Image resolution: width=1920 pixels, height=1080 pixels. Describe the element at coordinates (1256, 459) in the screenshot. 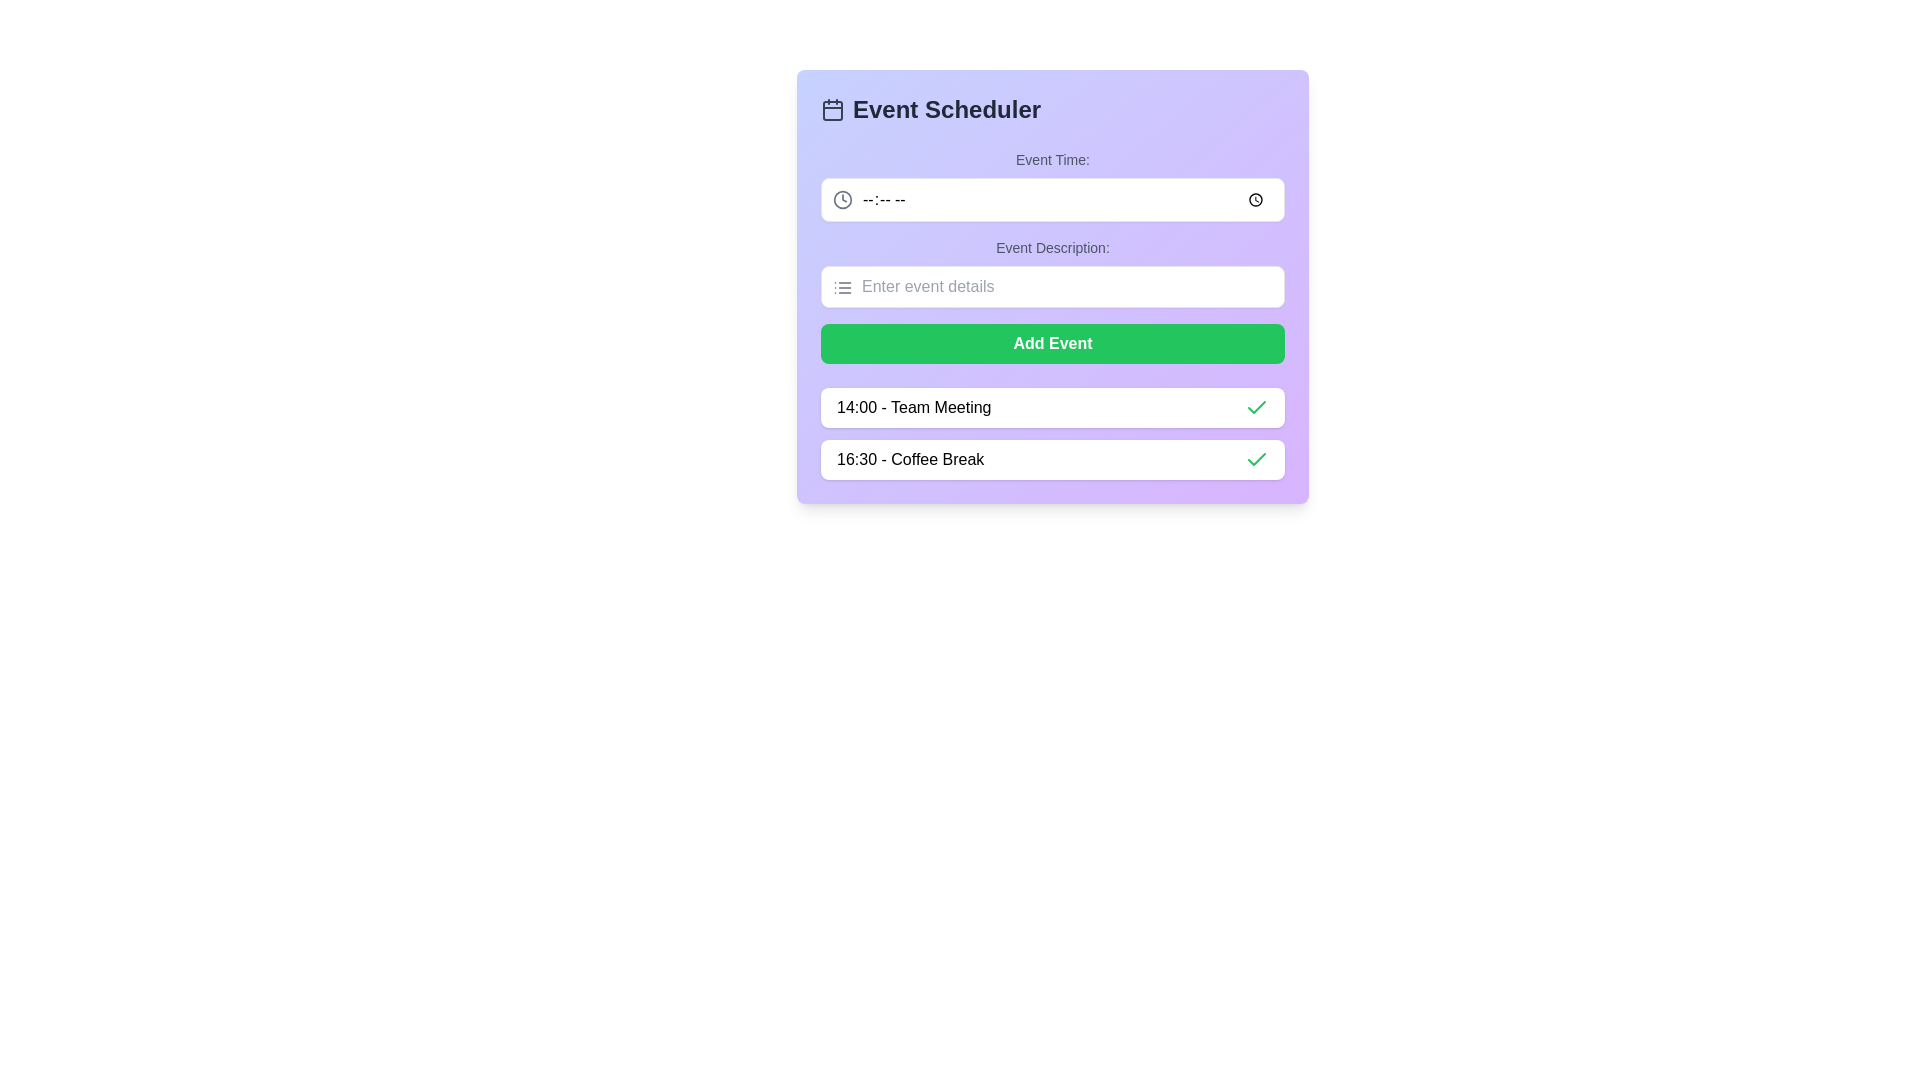

I see `the checkmark SVG icon that indicates successful completion for the '14:00 - Team Meeting' event` at that location.